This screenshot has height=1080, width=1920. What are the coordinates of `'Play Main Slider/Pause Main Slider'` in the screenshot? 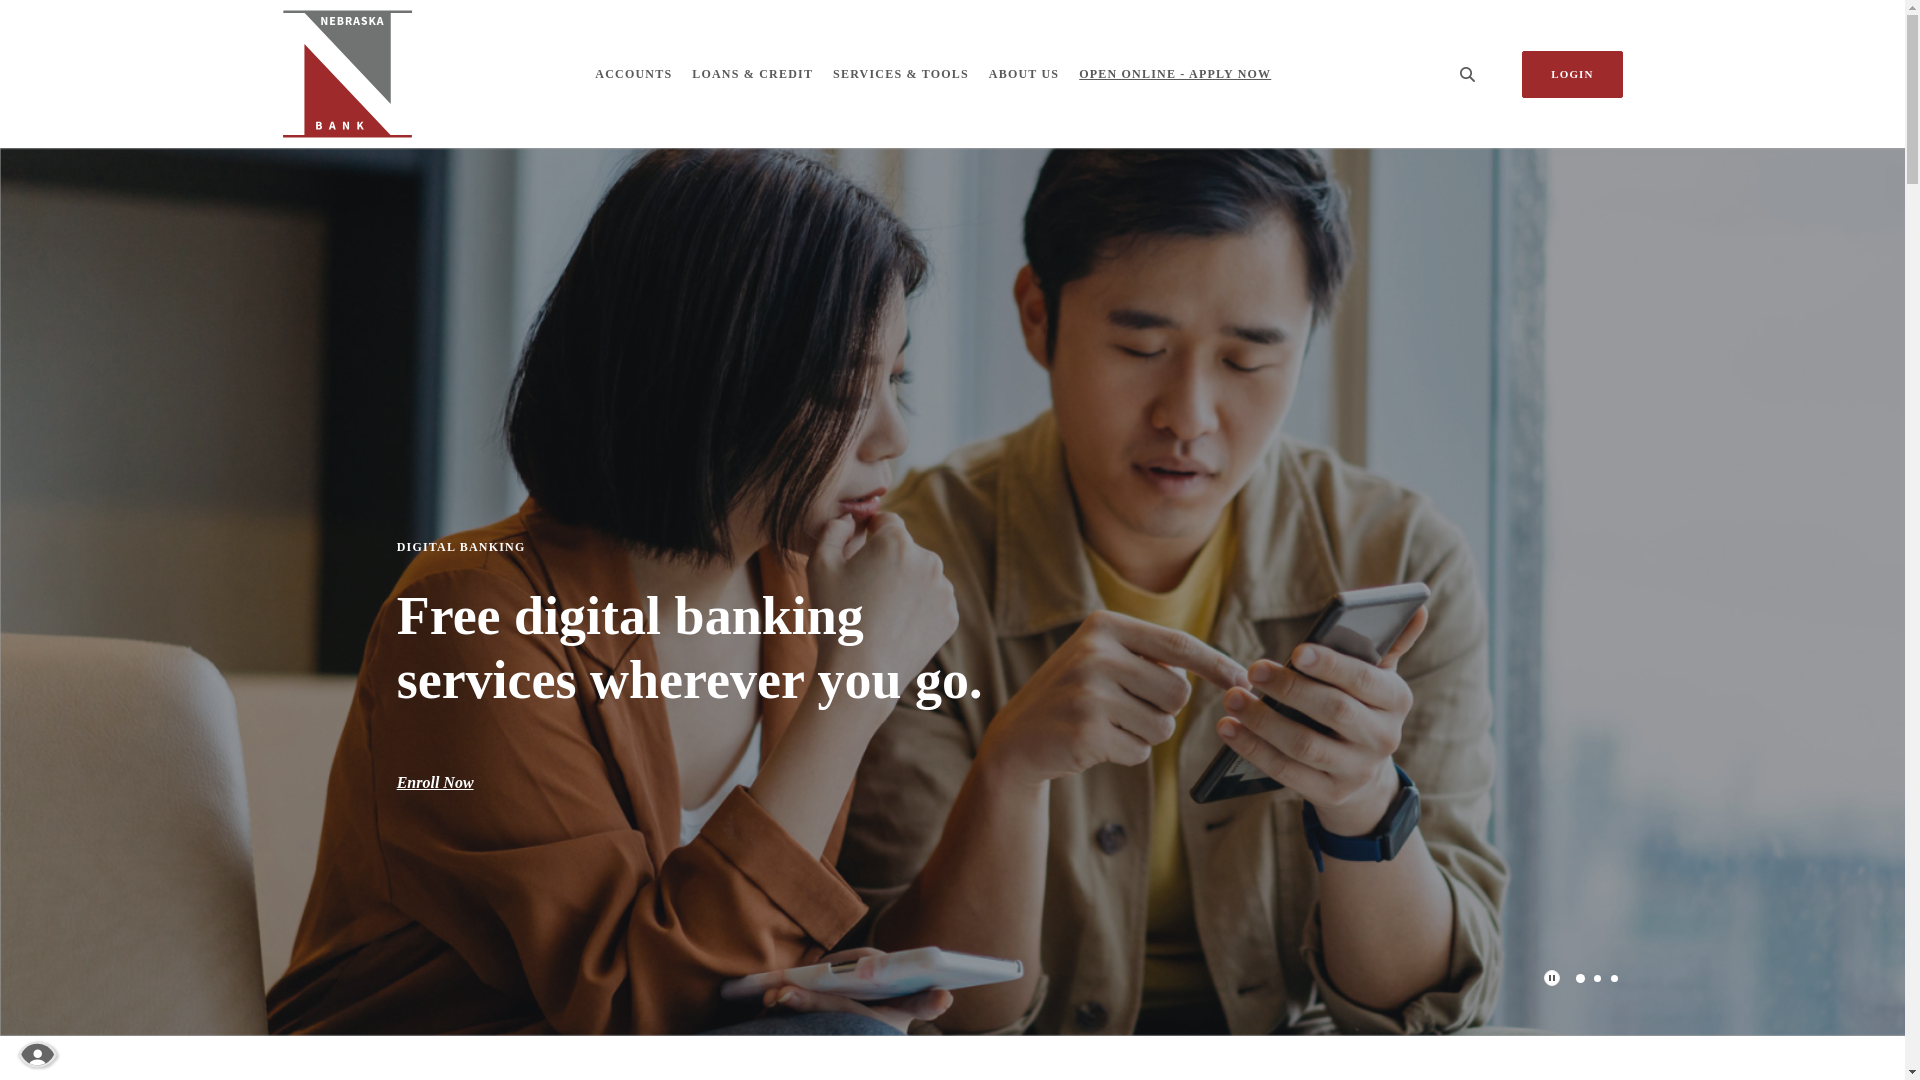 It's located at (1550, 977).